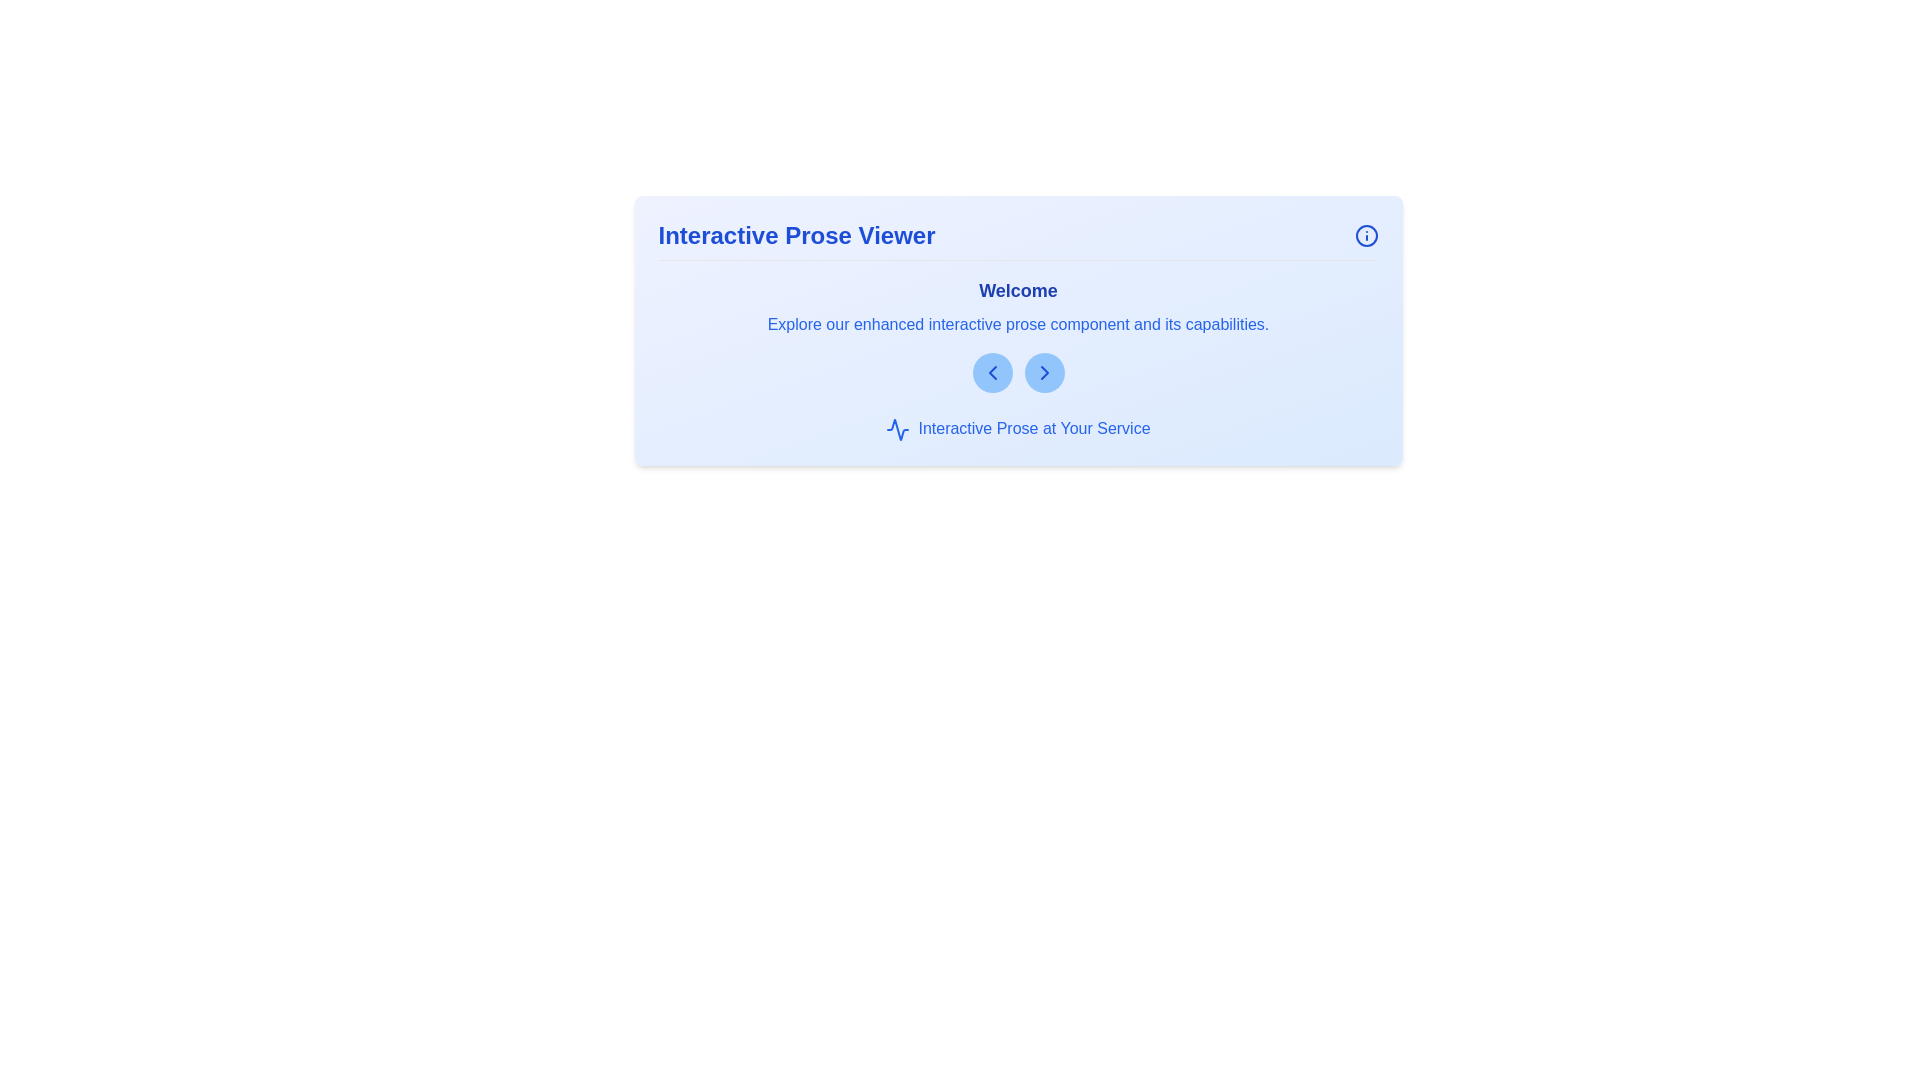 Image resolution: width=1920 pixels, height=1080 pixels. I want to click on the Chevron left icon button, which serves as a navigation button to go back or to a previous section, to trigger a visual response, so click(992, 373).